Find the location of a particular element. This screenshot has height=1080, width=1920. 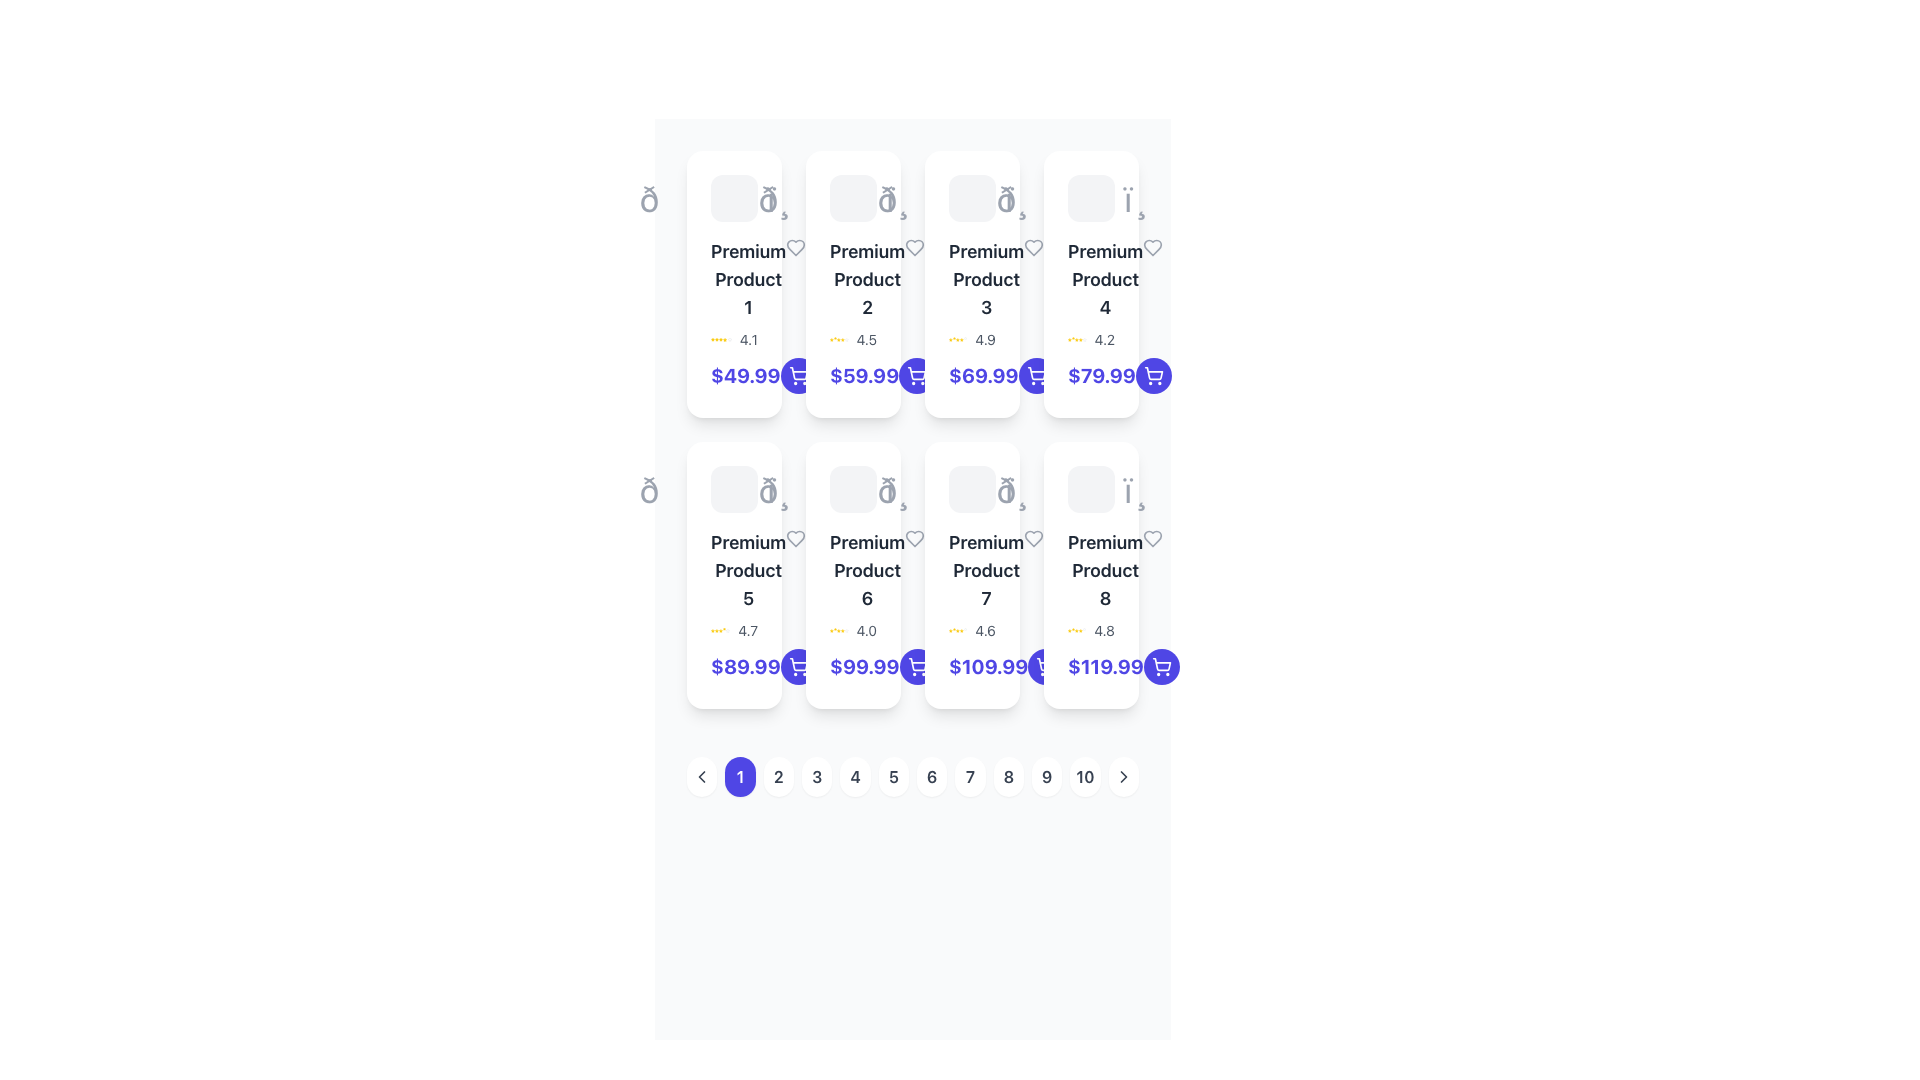

the label displaying 'Premium Product 5' is located at coordinates (733, 570).